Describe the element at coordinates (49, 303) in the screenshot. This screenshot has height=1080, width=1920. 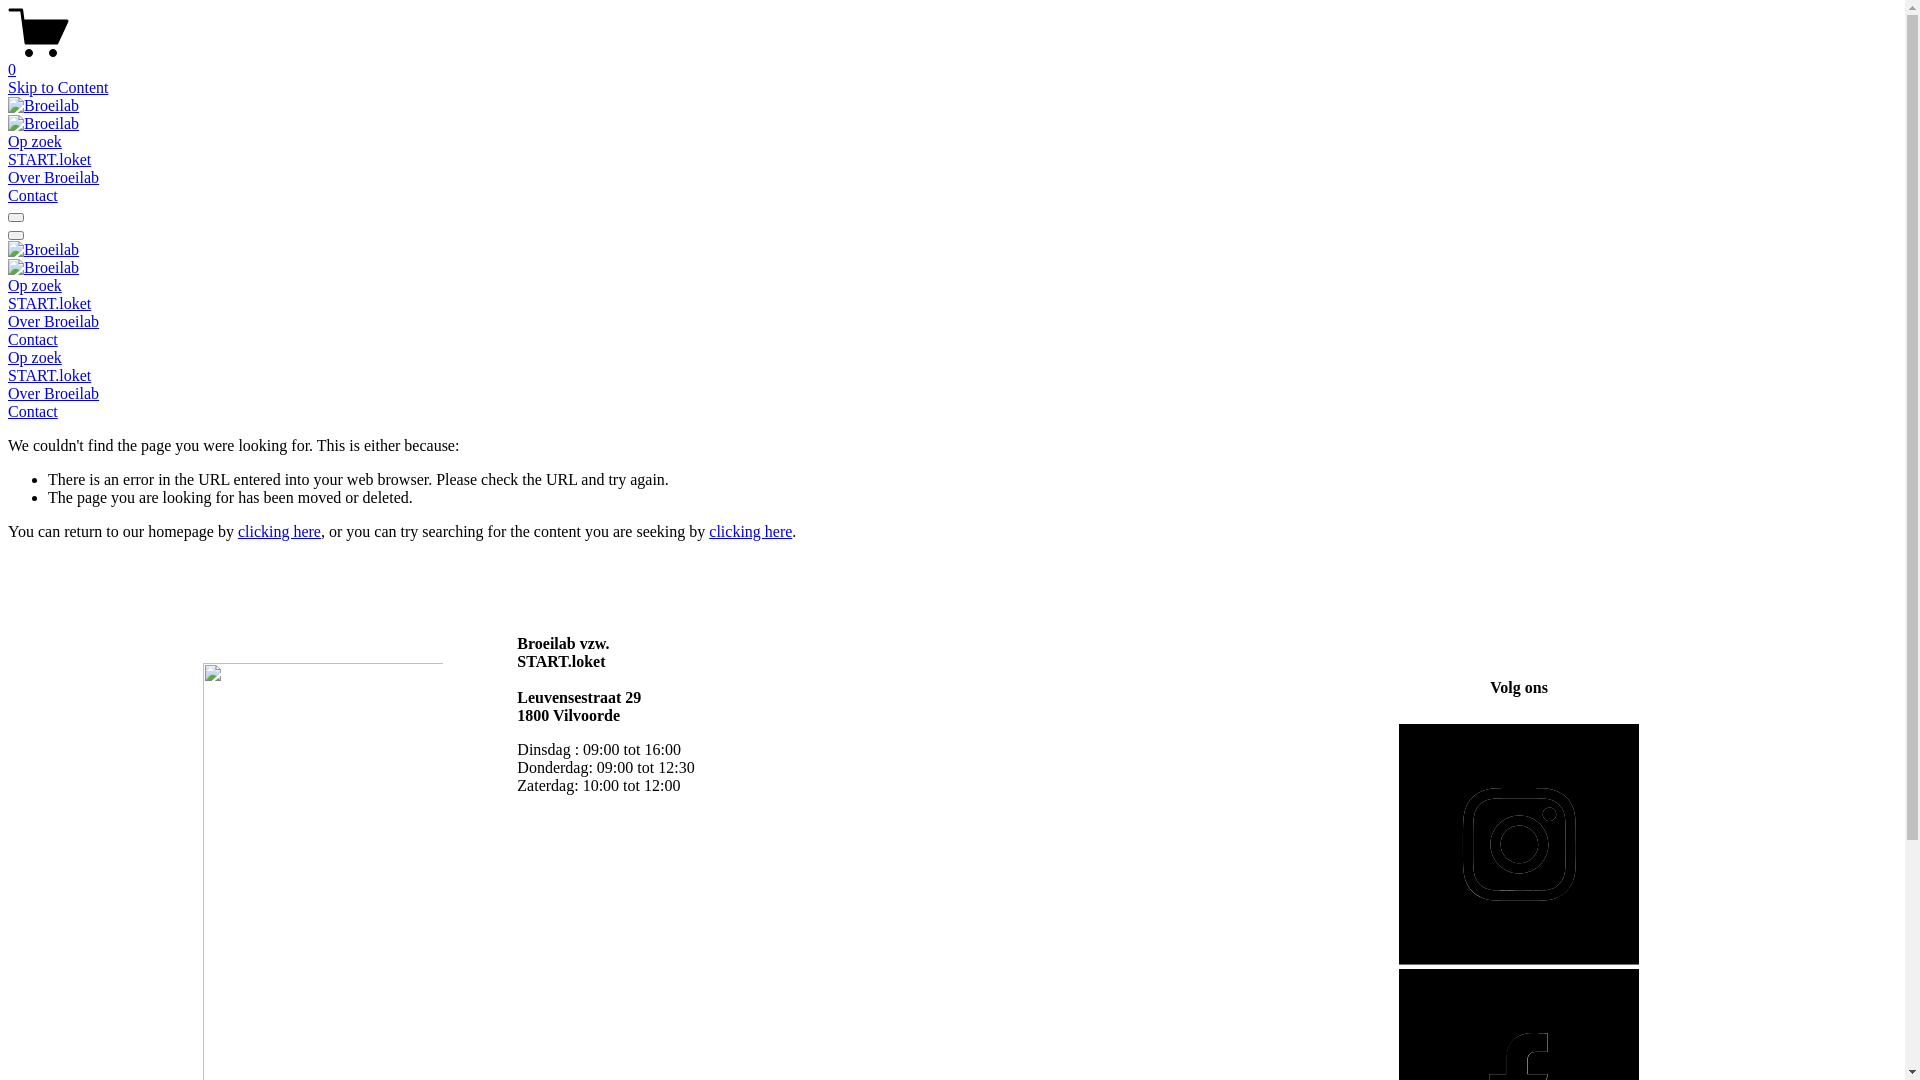
I see `'START.loket'` at that location.